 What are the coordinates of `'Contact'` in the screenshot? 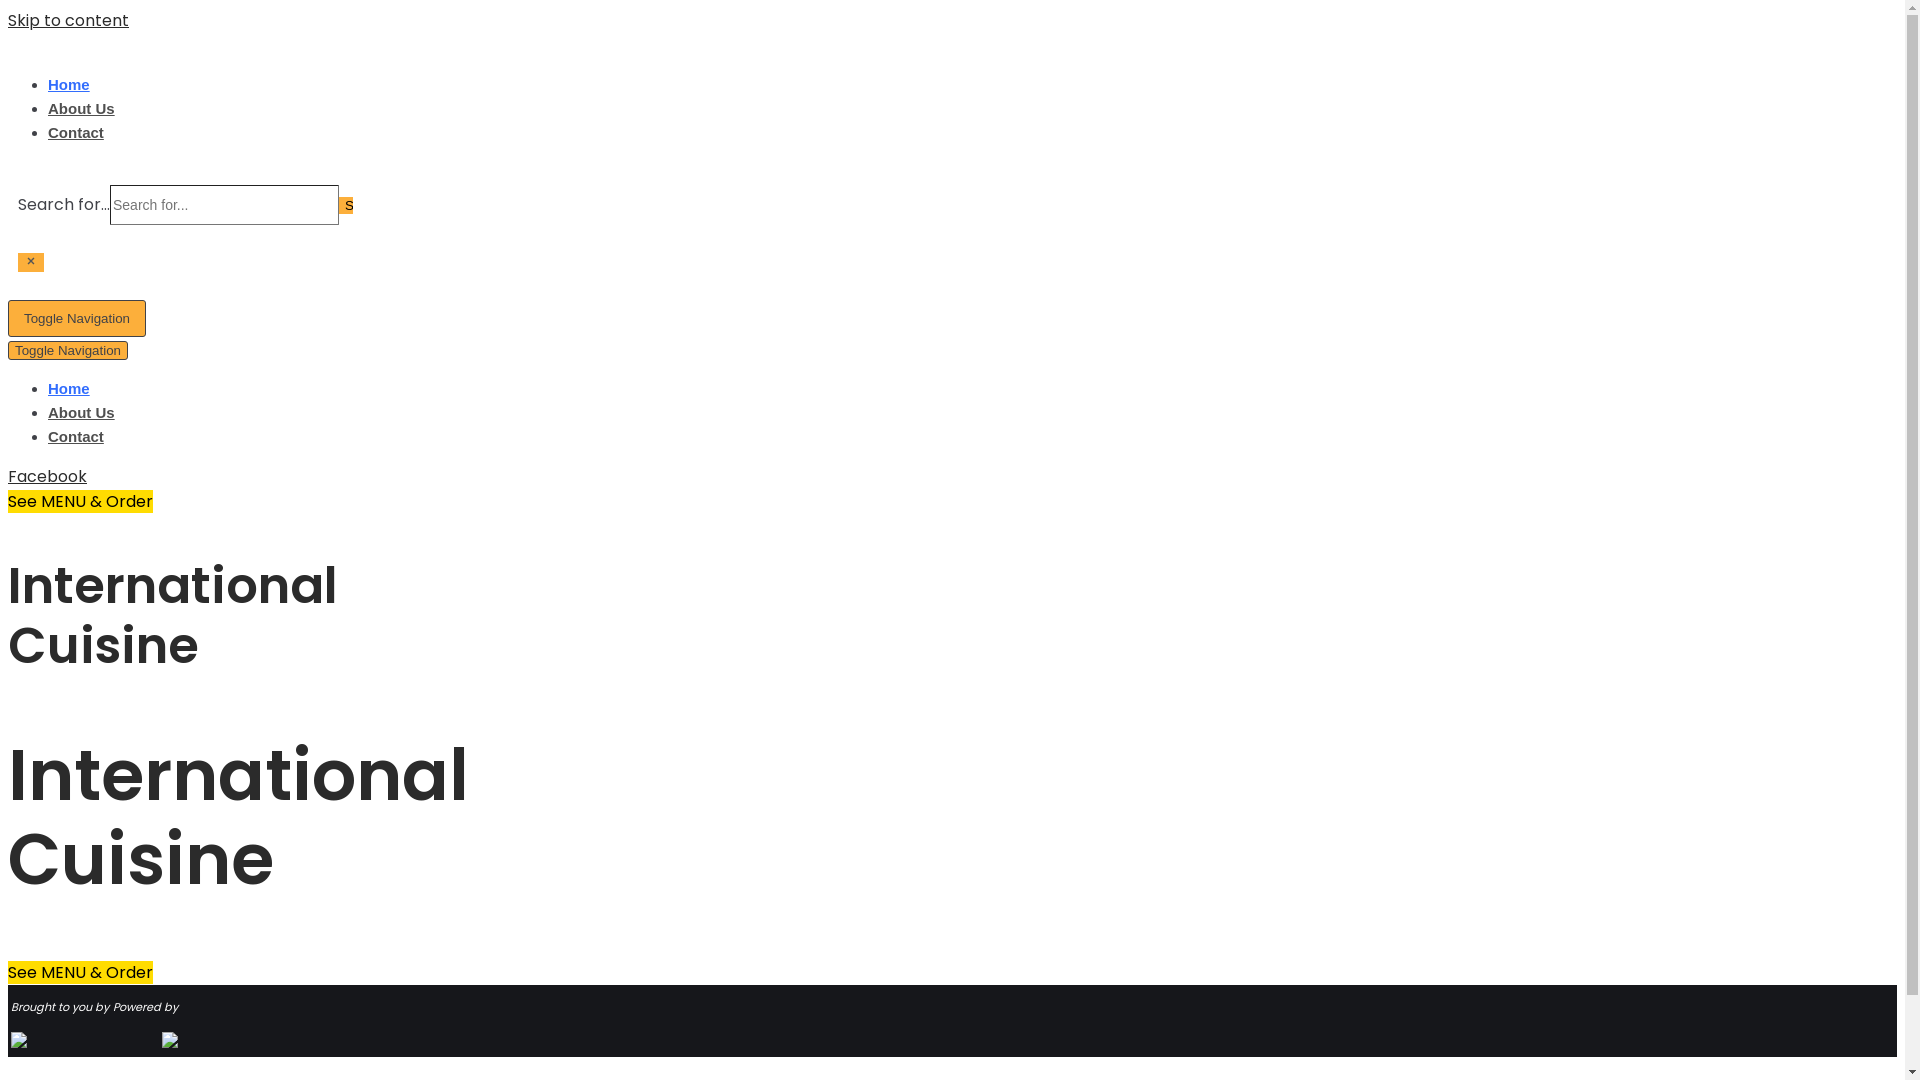 It's located at (76, 435).